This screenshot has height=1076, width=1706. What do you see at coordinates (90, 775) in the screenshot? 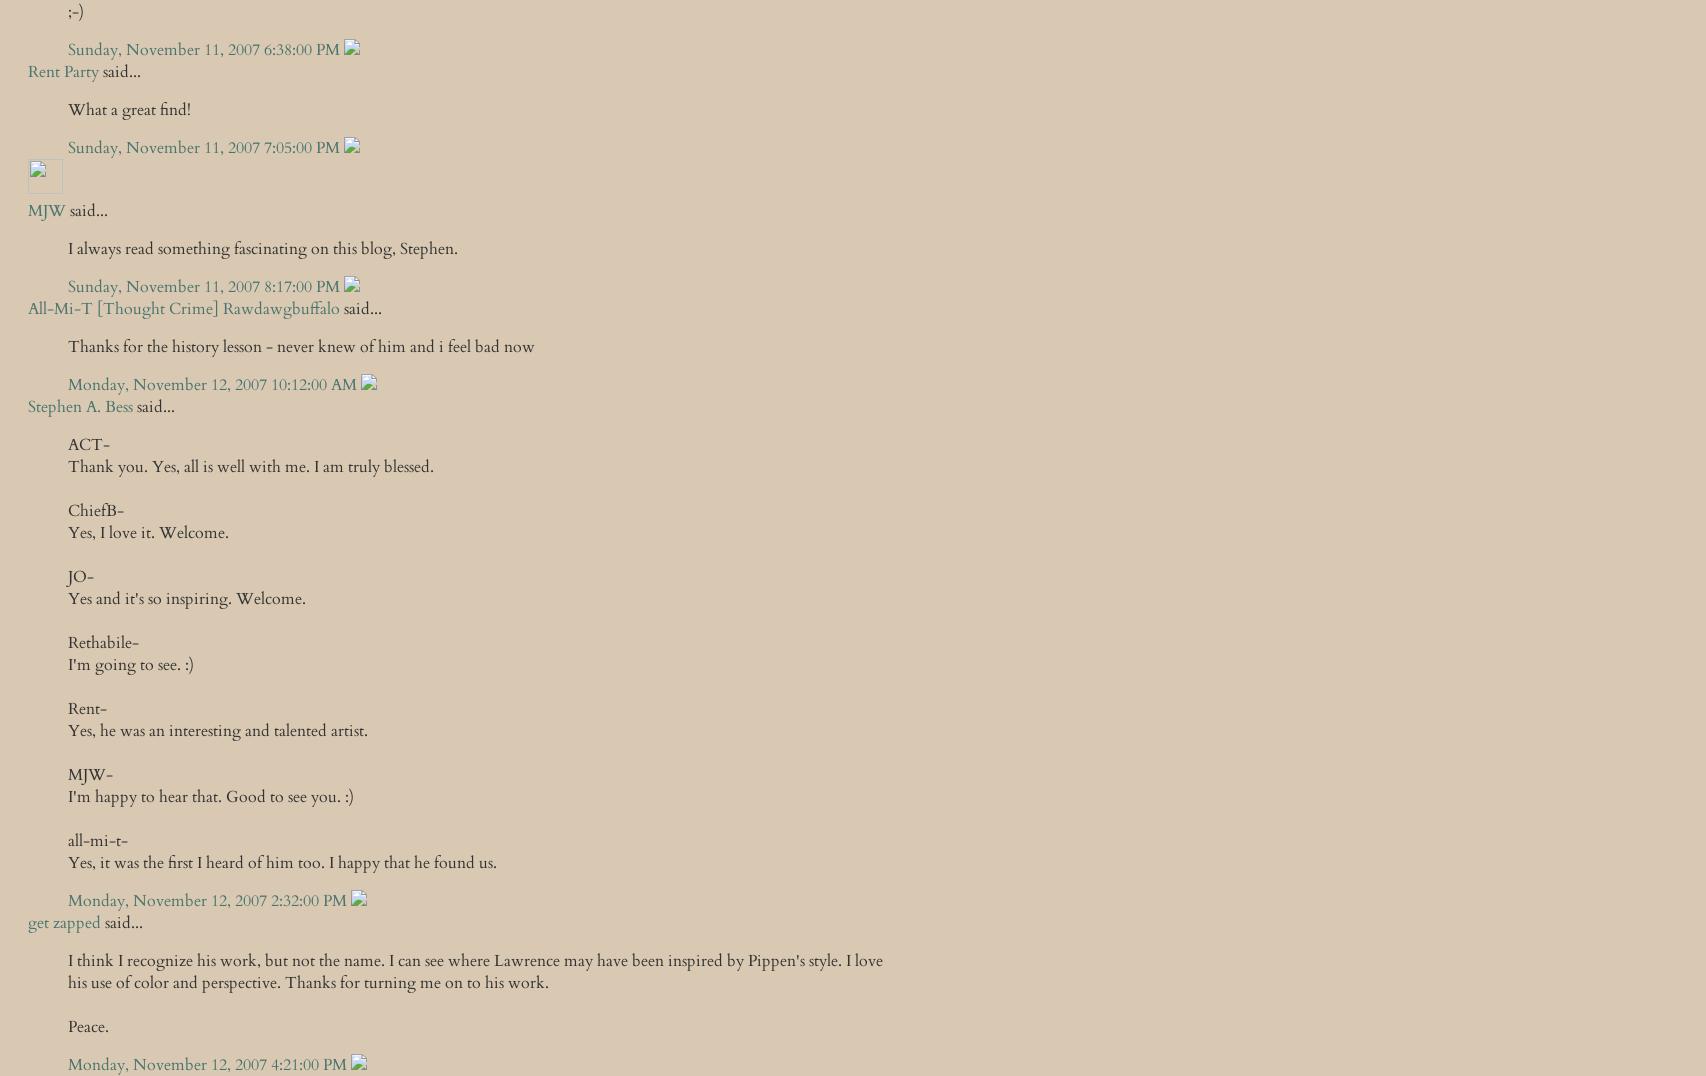
I see `'MJW-'` at bounding box center [90, 775].